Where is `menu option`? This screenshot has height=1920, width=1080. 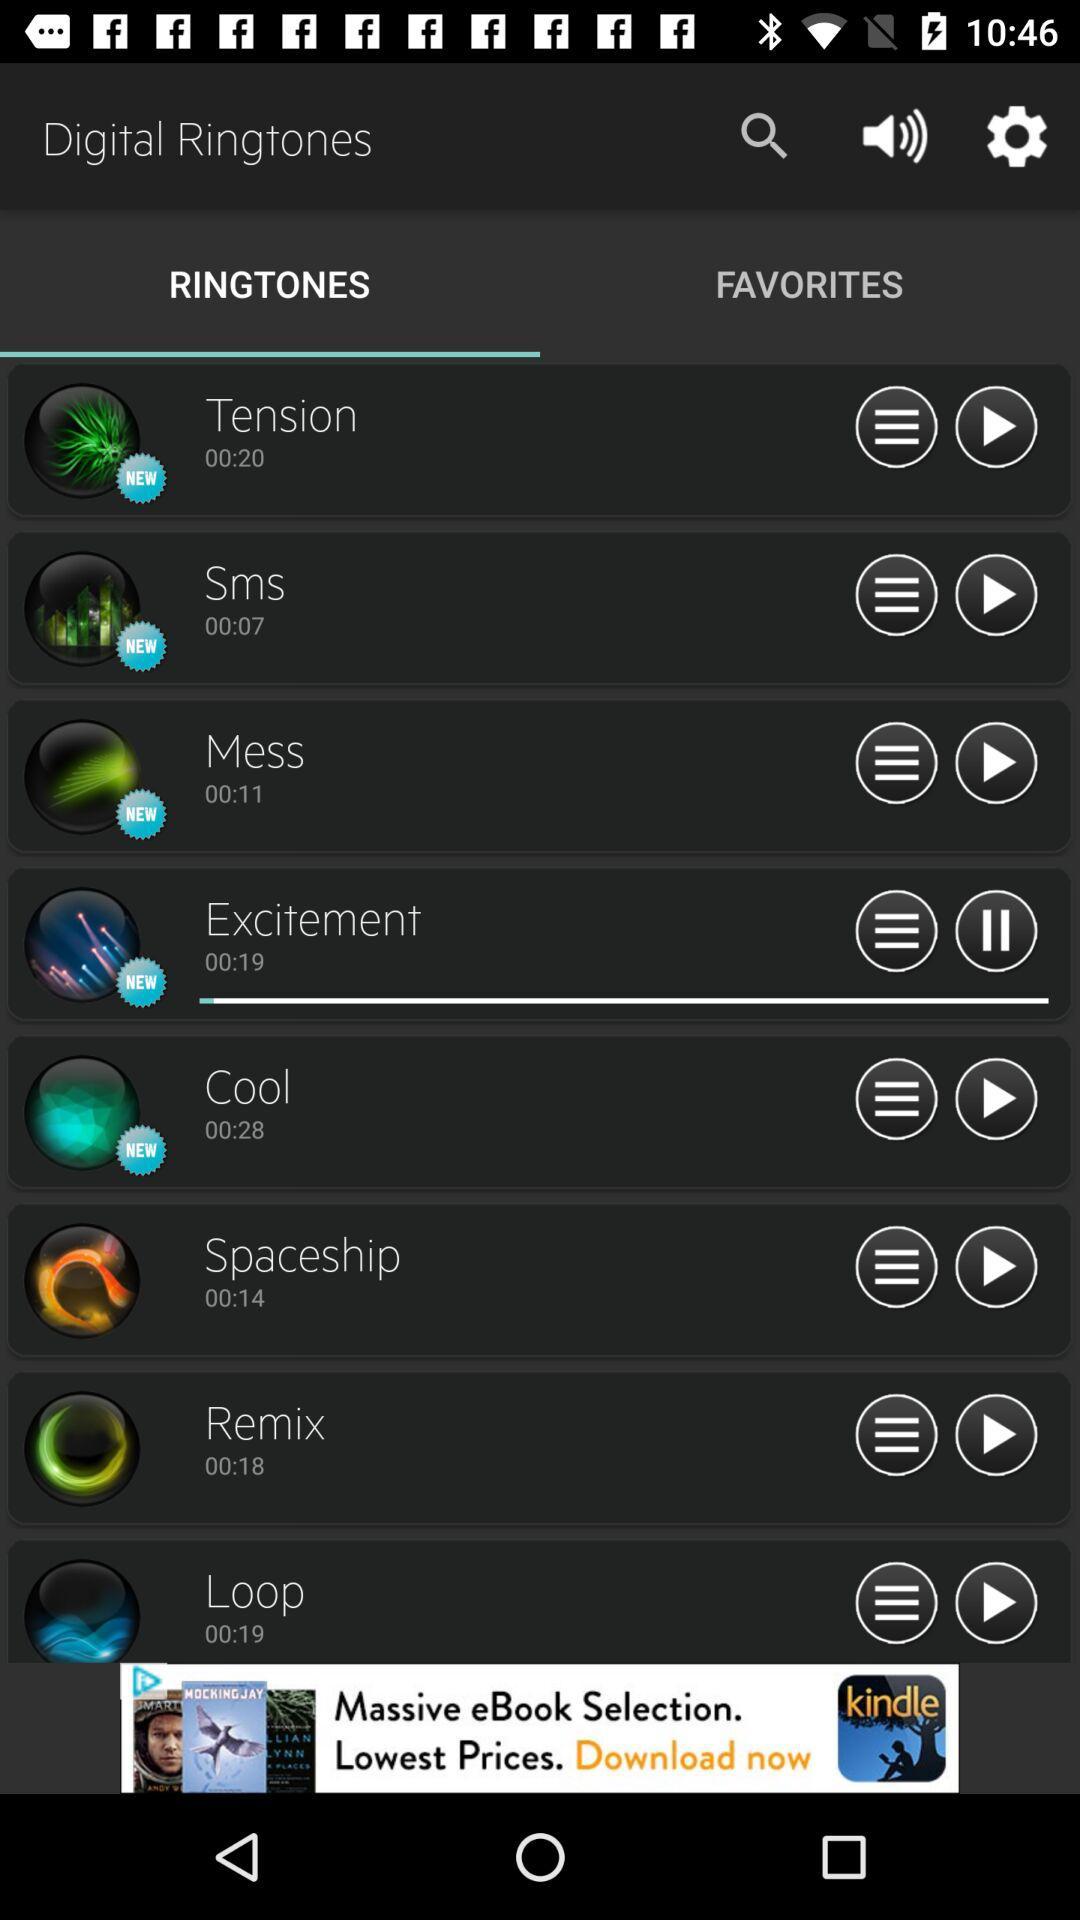
menu option is located at coordinates (895, 1267).